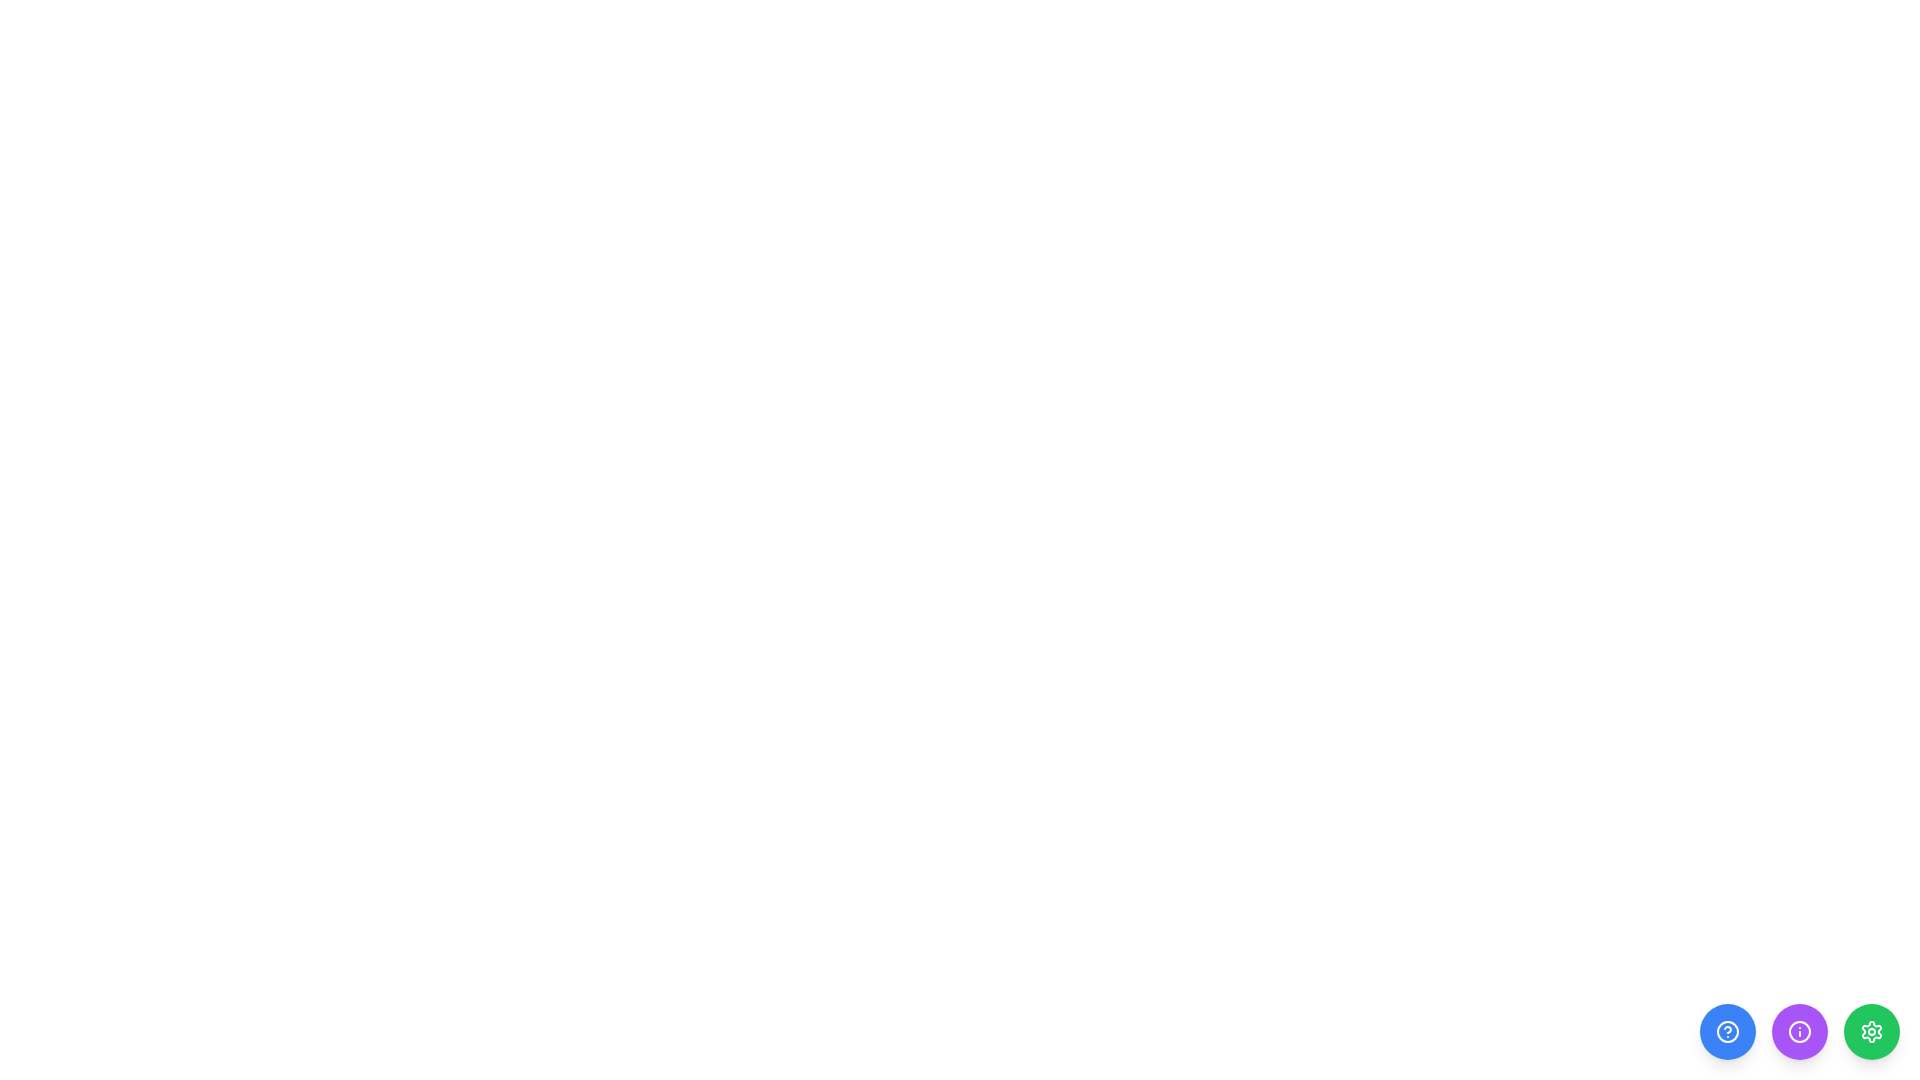 The image size is (1920, 1080). What do you see at coordinates (1727, 1032) in the screenshot?
I see `the hollow circular vector graphic element that forms the base structure for a question mark icon, located at the bottom-right corner of the interface` at bounding box center [1727, 1032].